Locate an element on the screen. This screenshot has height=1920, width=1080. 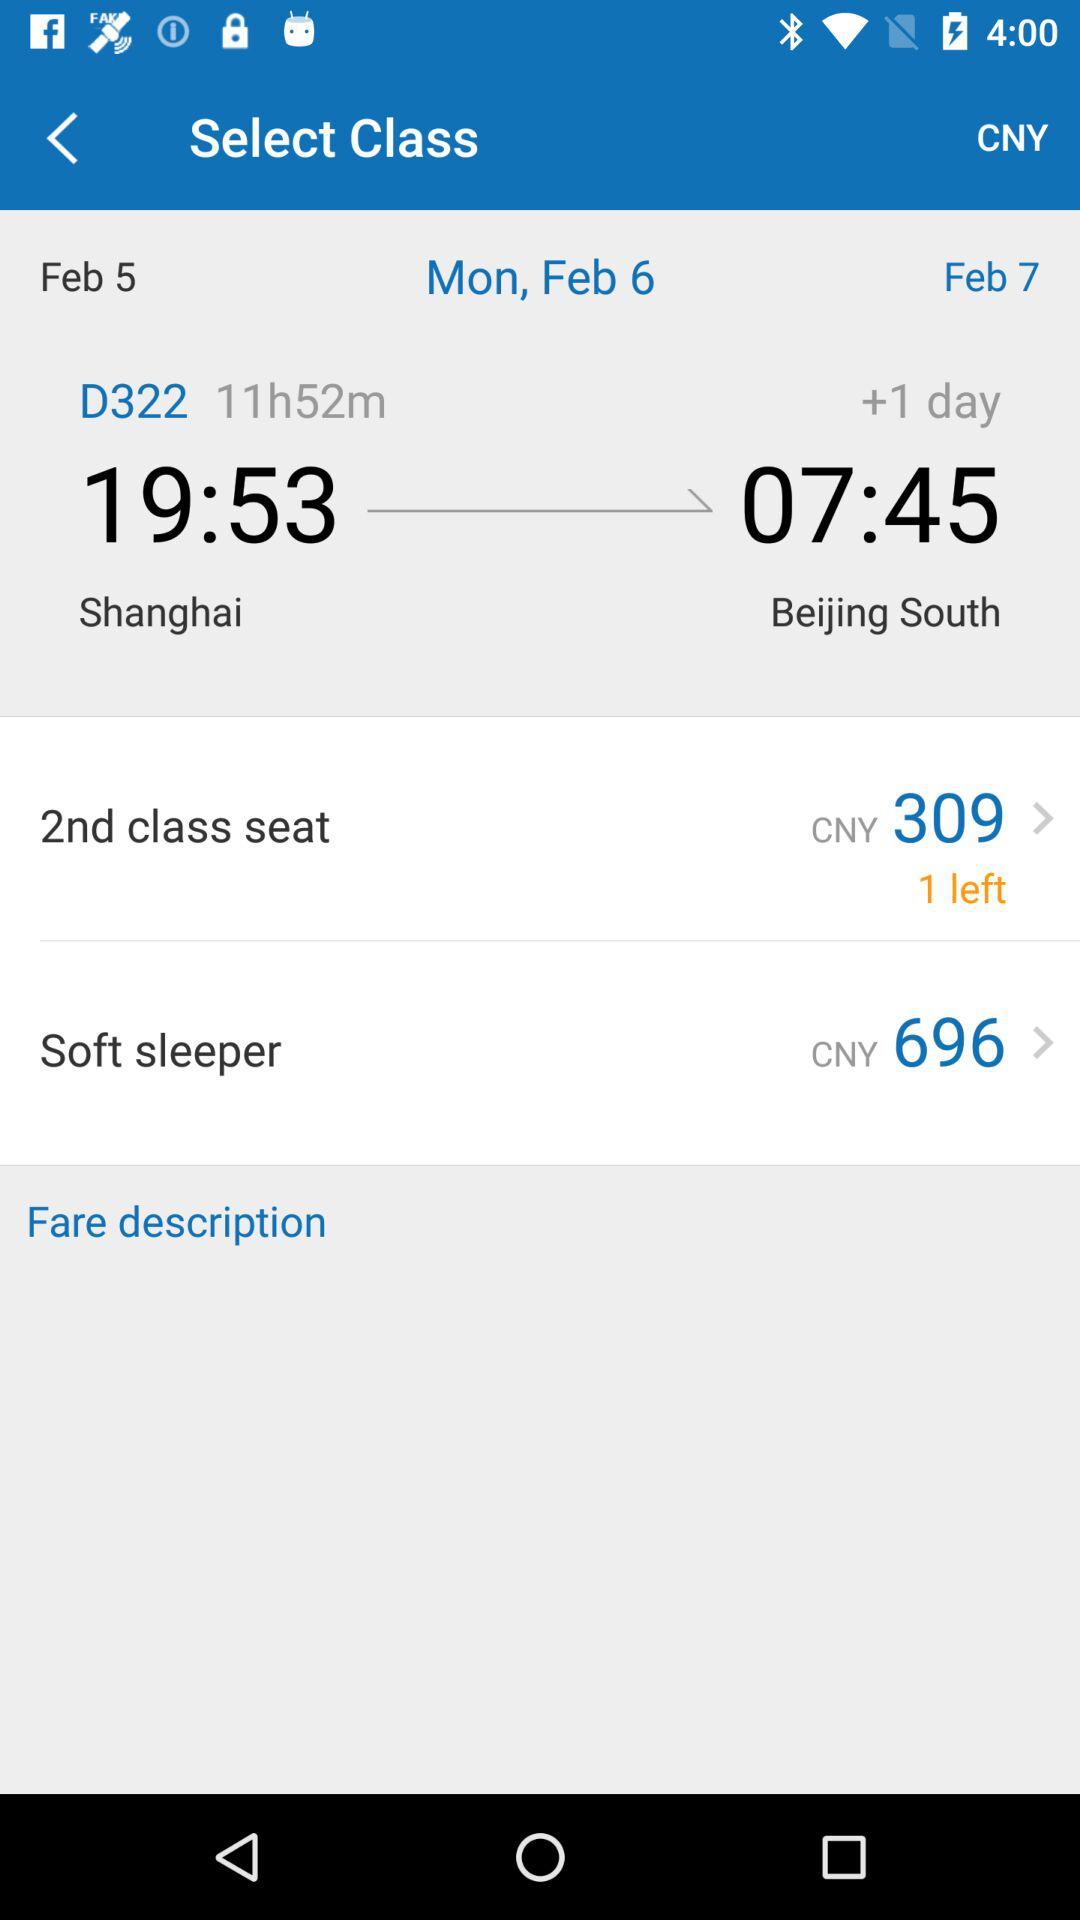
item next to the select class is located at coordinates (72, 135).